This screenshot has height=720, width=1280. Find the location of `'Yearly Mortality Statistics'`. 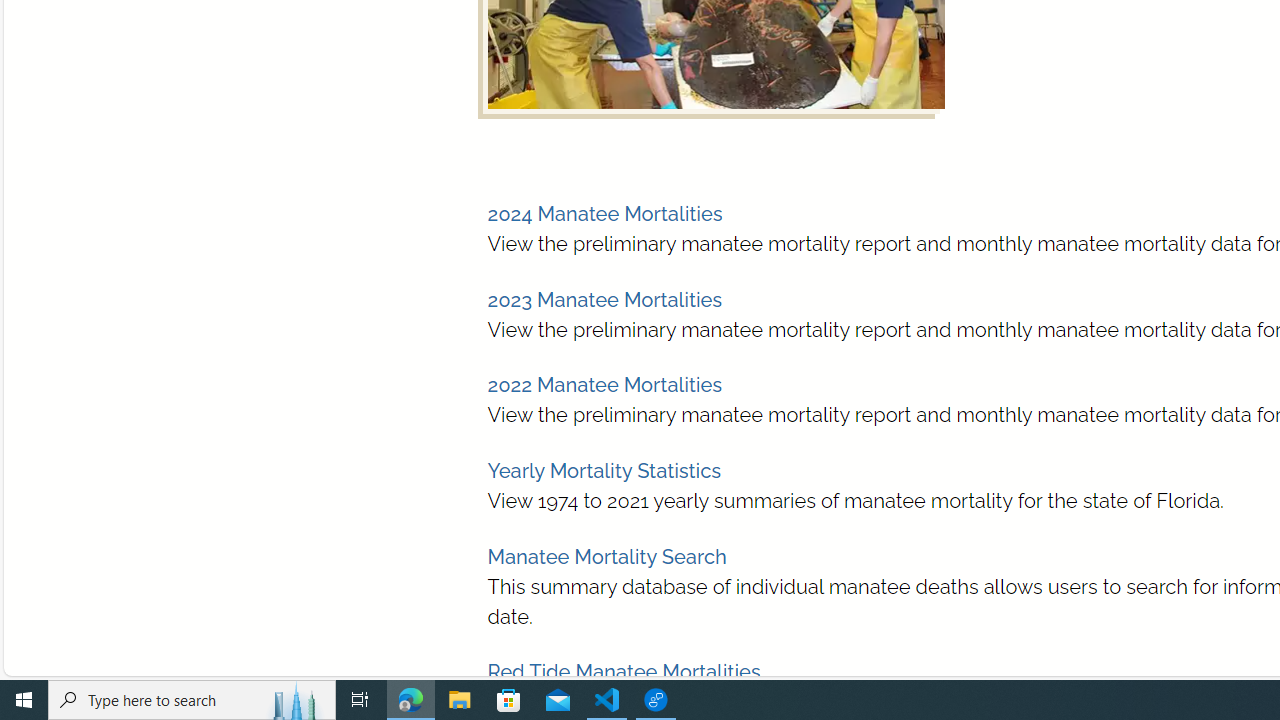

'Yearly Mortality Statistics' is located at coordinates (603, 471).